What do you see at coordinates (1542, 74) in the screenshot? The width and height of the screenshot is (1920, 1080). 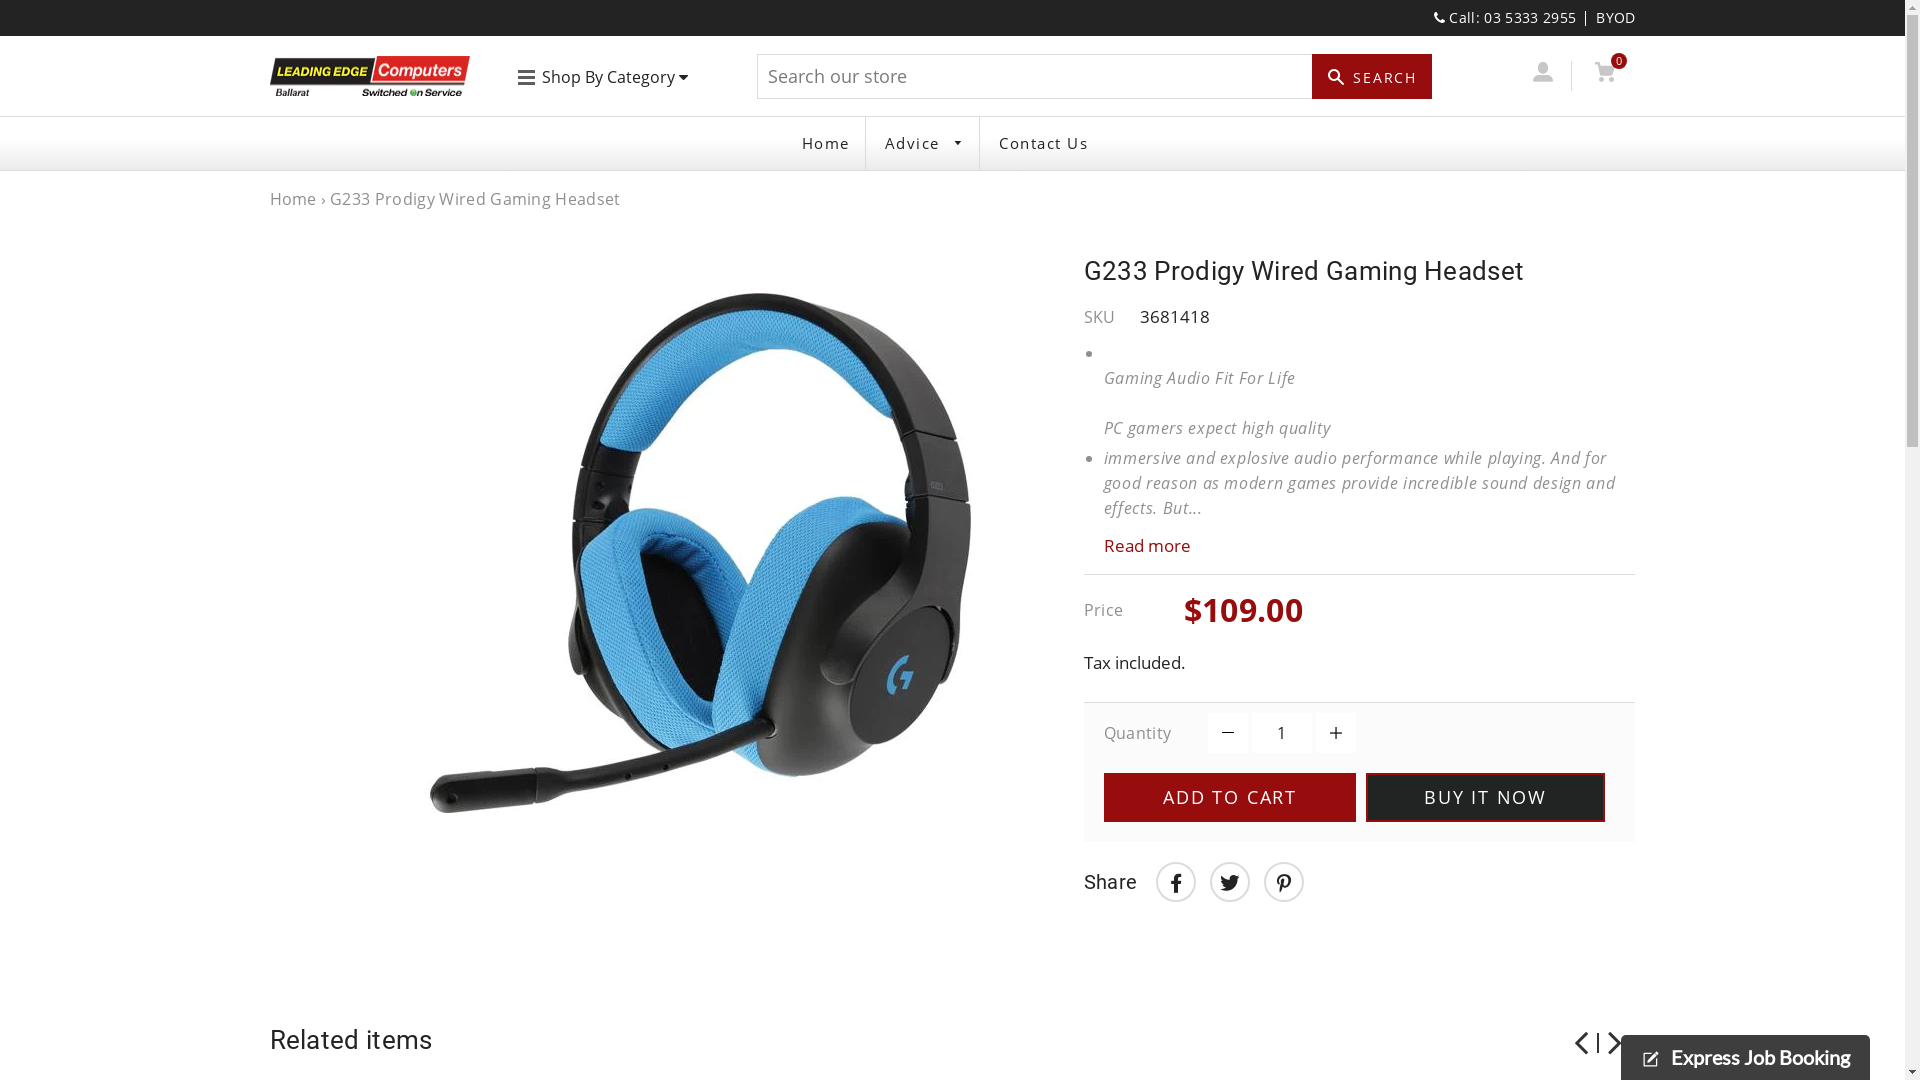 I see `'Log In'` at bounding box center [1542, 74].